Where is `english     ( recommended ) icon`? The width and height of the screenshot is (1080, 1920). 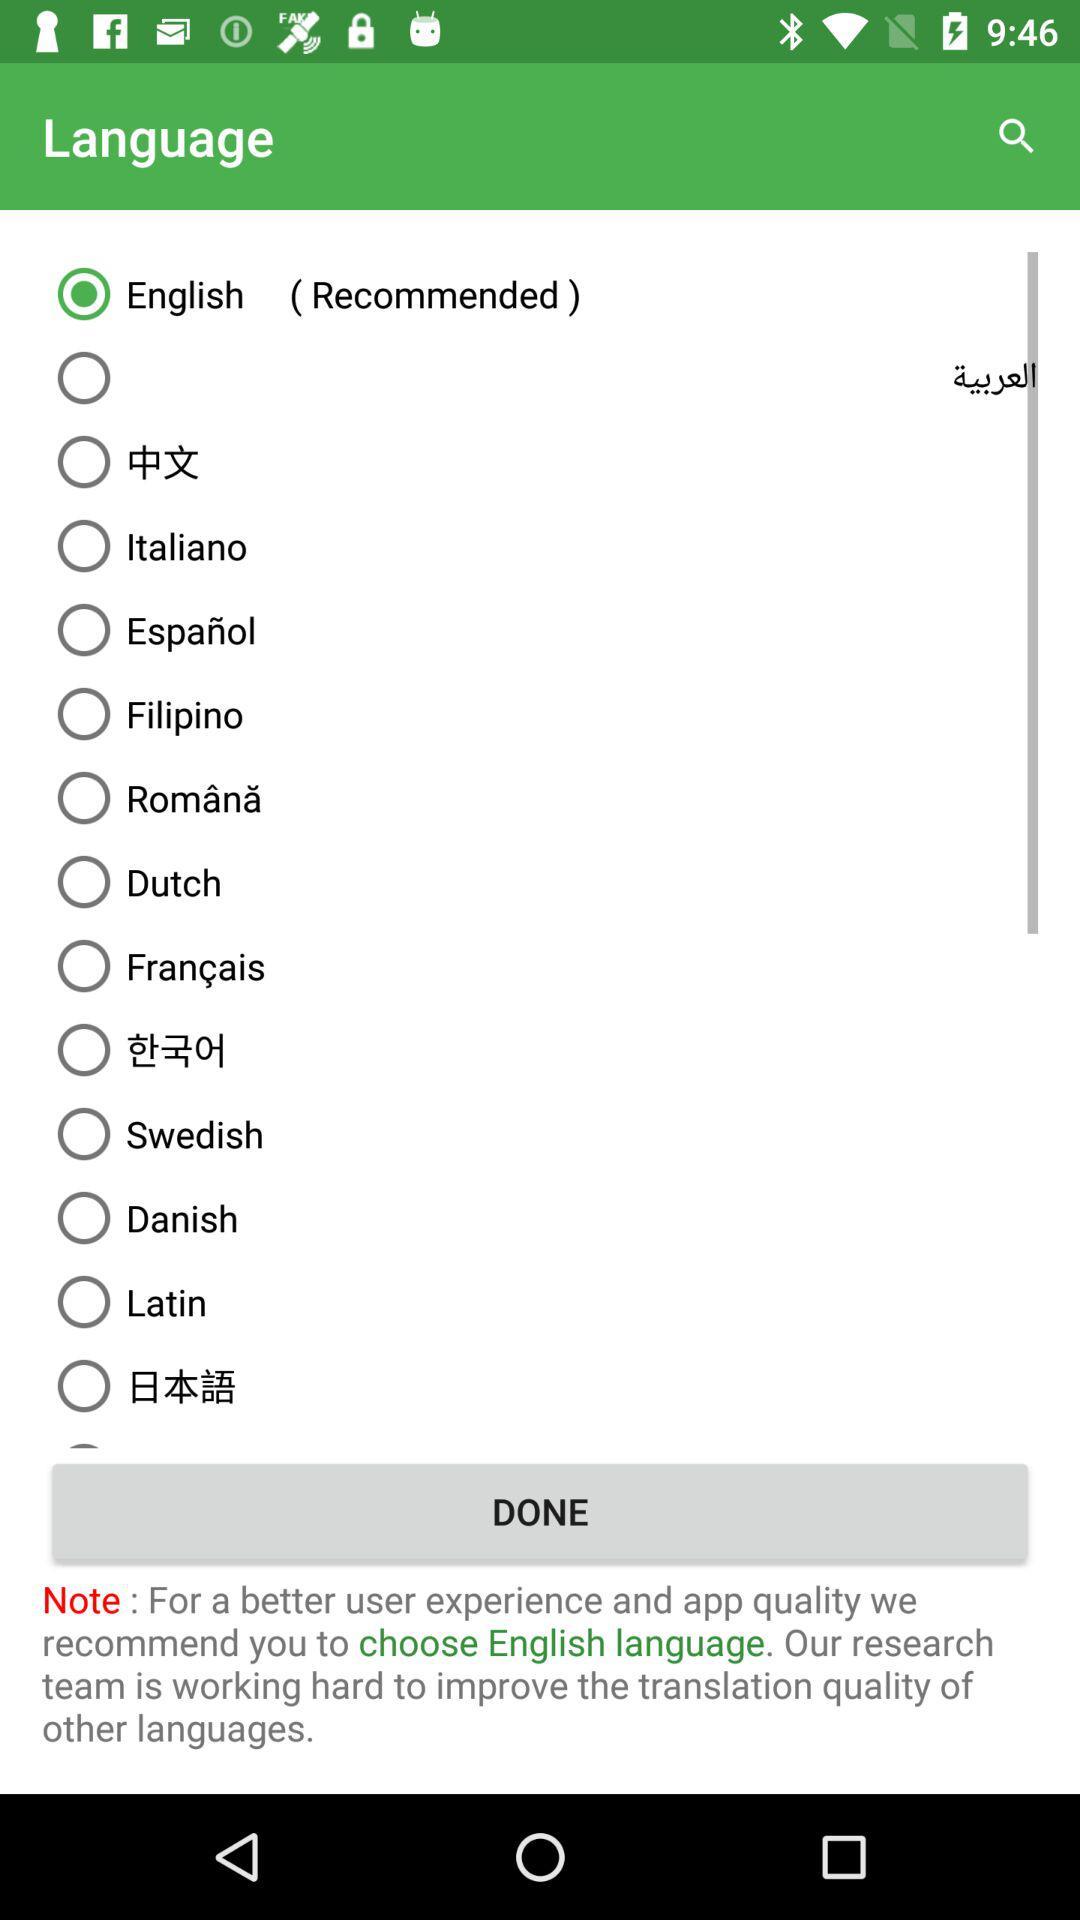
english     ( recommended ) icon is located at coordinates (540, 292).